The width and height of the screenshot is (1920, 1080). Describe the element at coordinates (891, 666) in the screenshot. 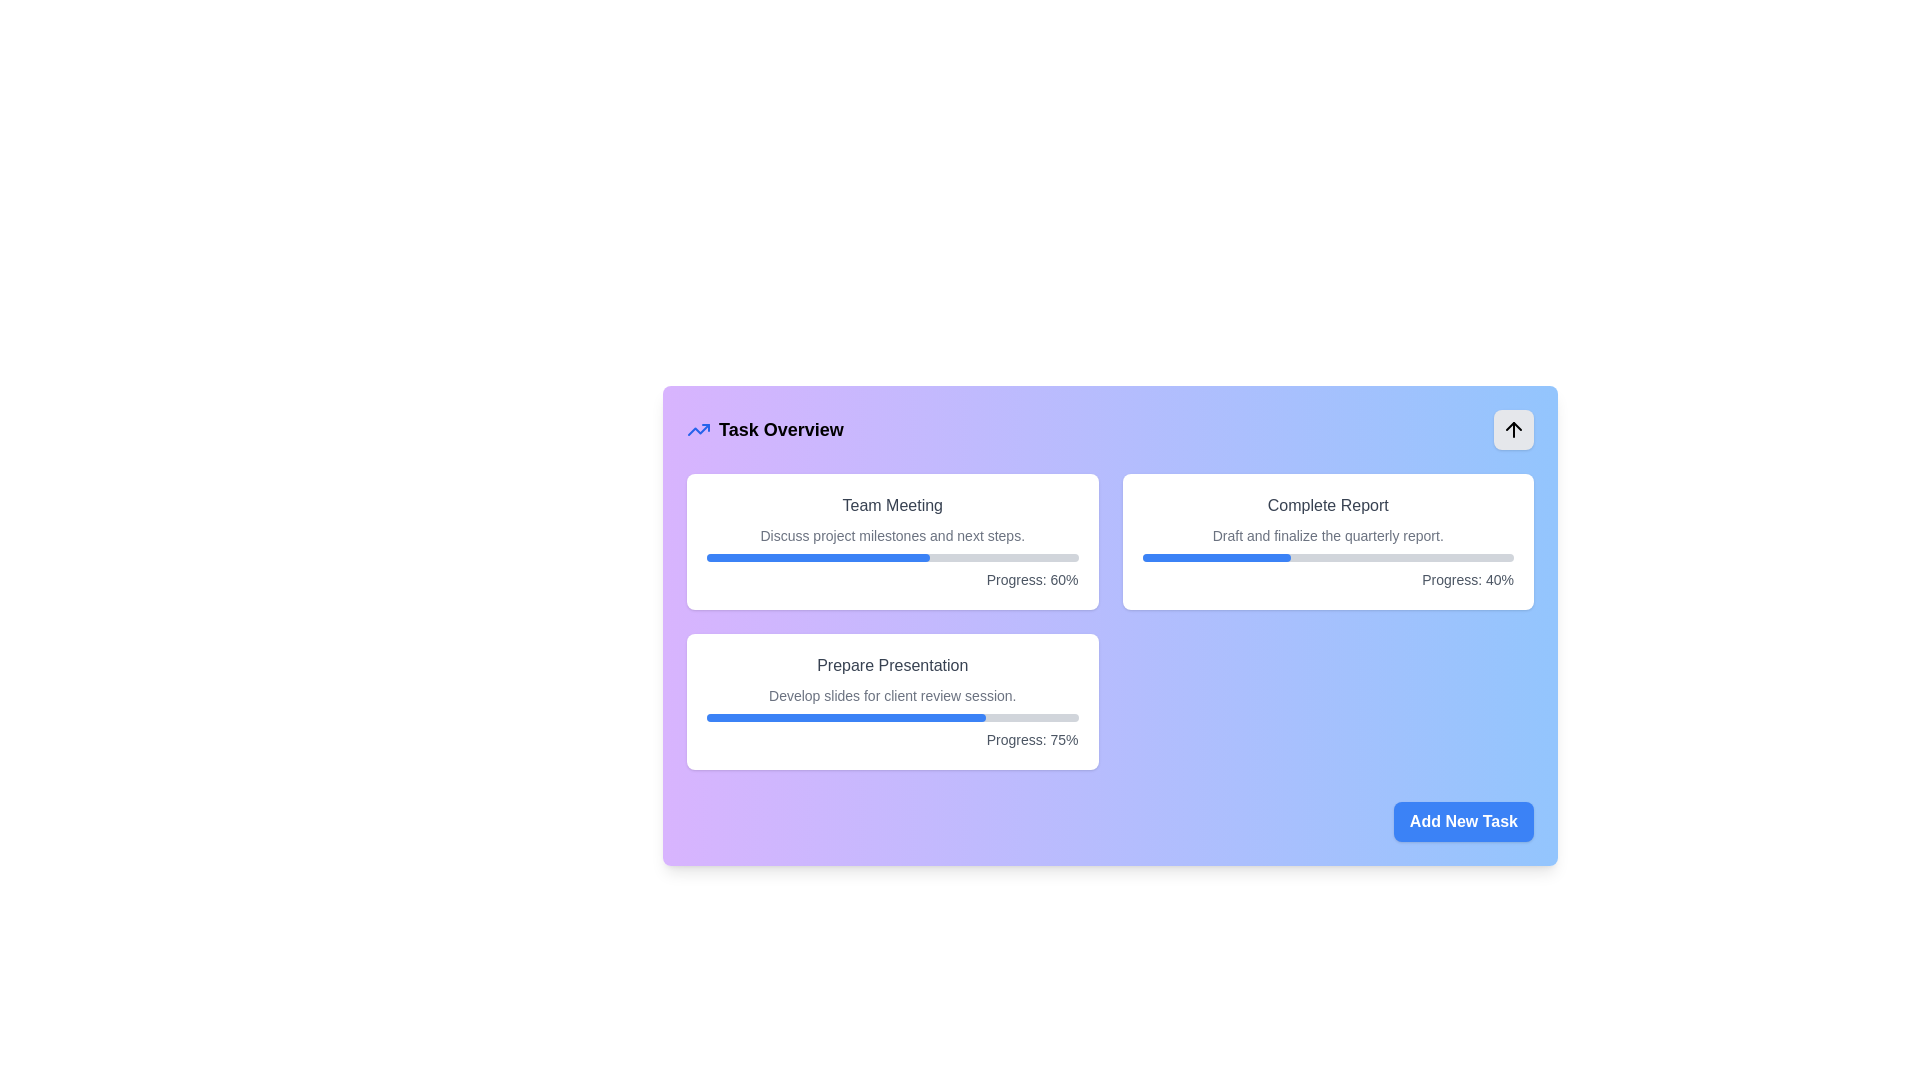

I see `the text label that serves as the title of the task card, which provides a concise summary of the task's objective, located at the top-left side of the card` at that location.